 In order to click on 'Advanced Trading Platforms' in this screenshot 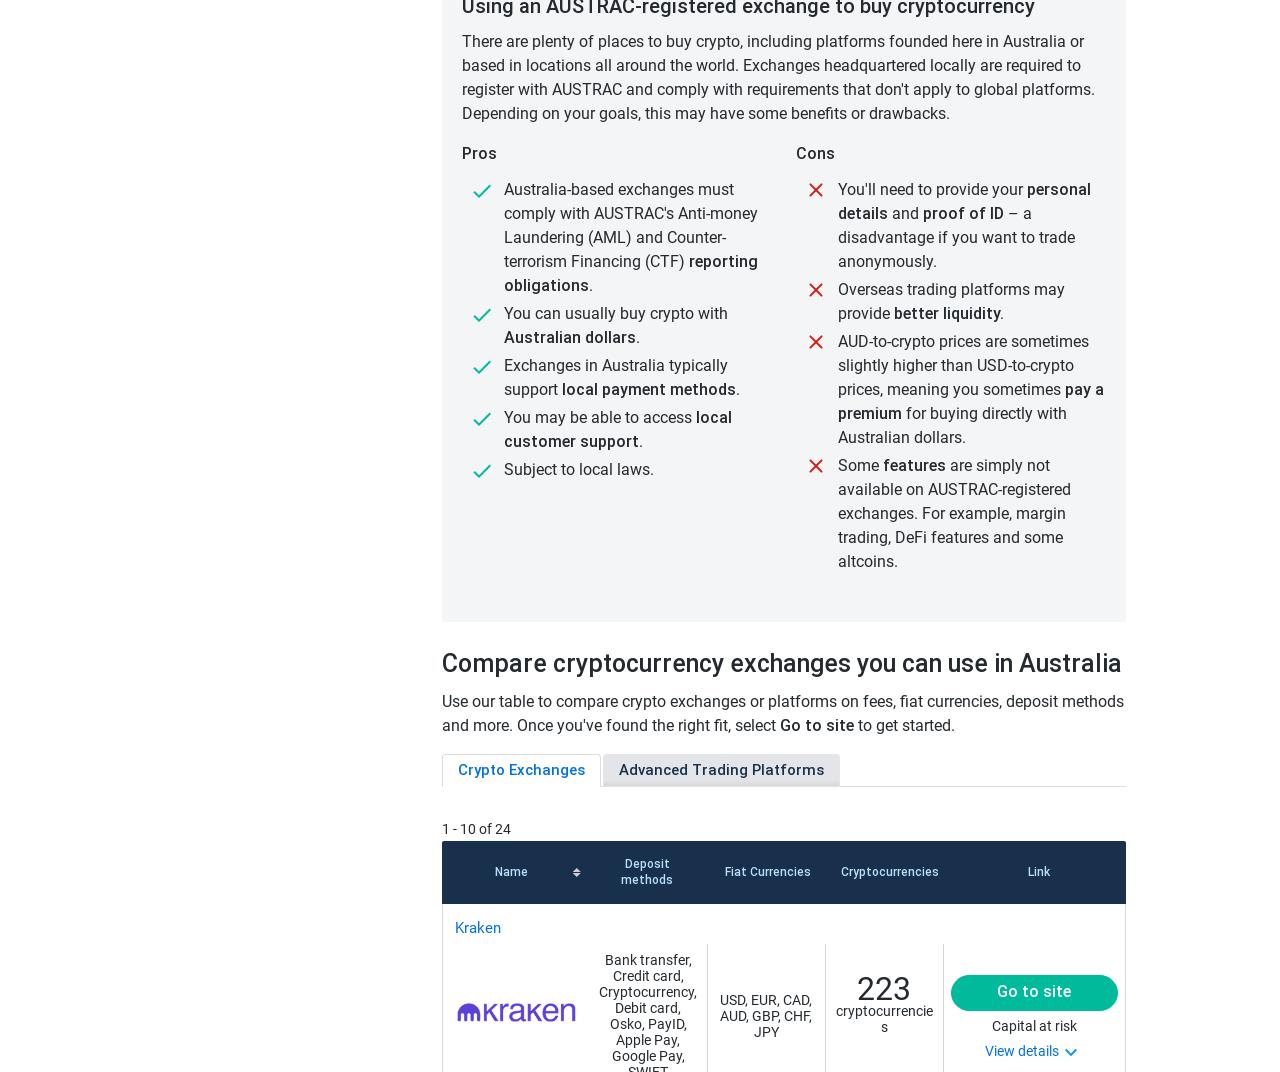, I will do `click(618, 770)`.